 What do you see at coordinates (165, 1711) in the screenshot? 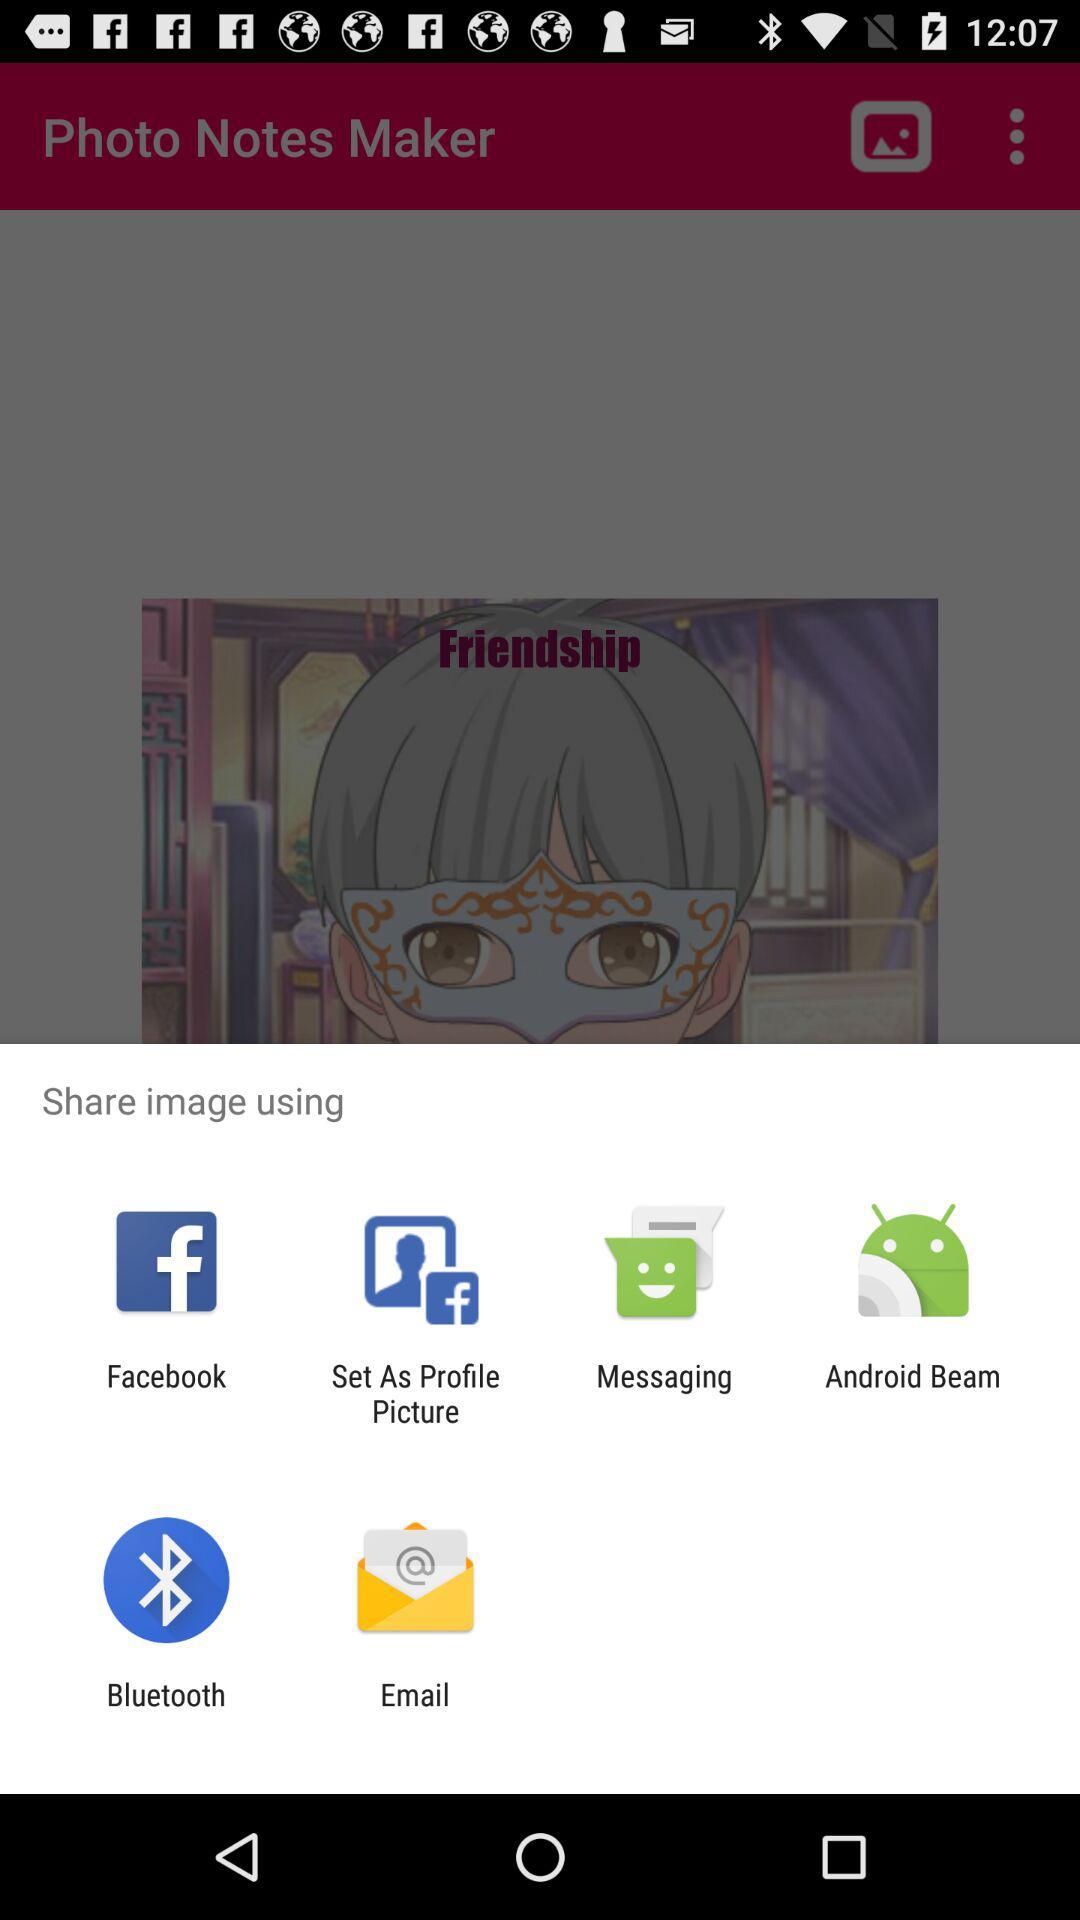
I see `bluetooth` at bounding box center [165, 1711].